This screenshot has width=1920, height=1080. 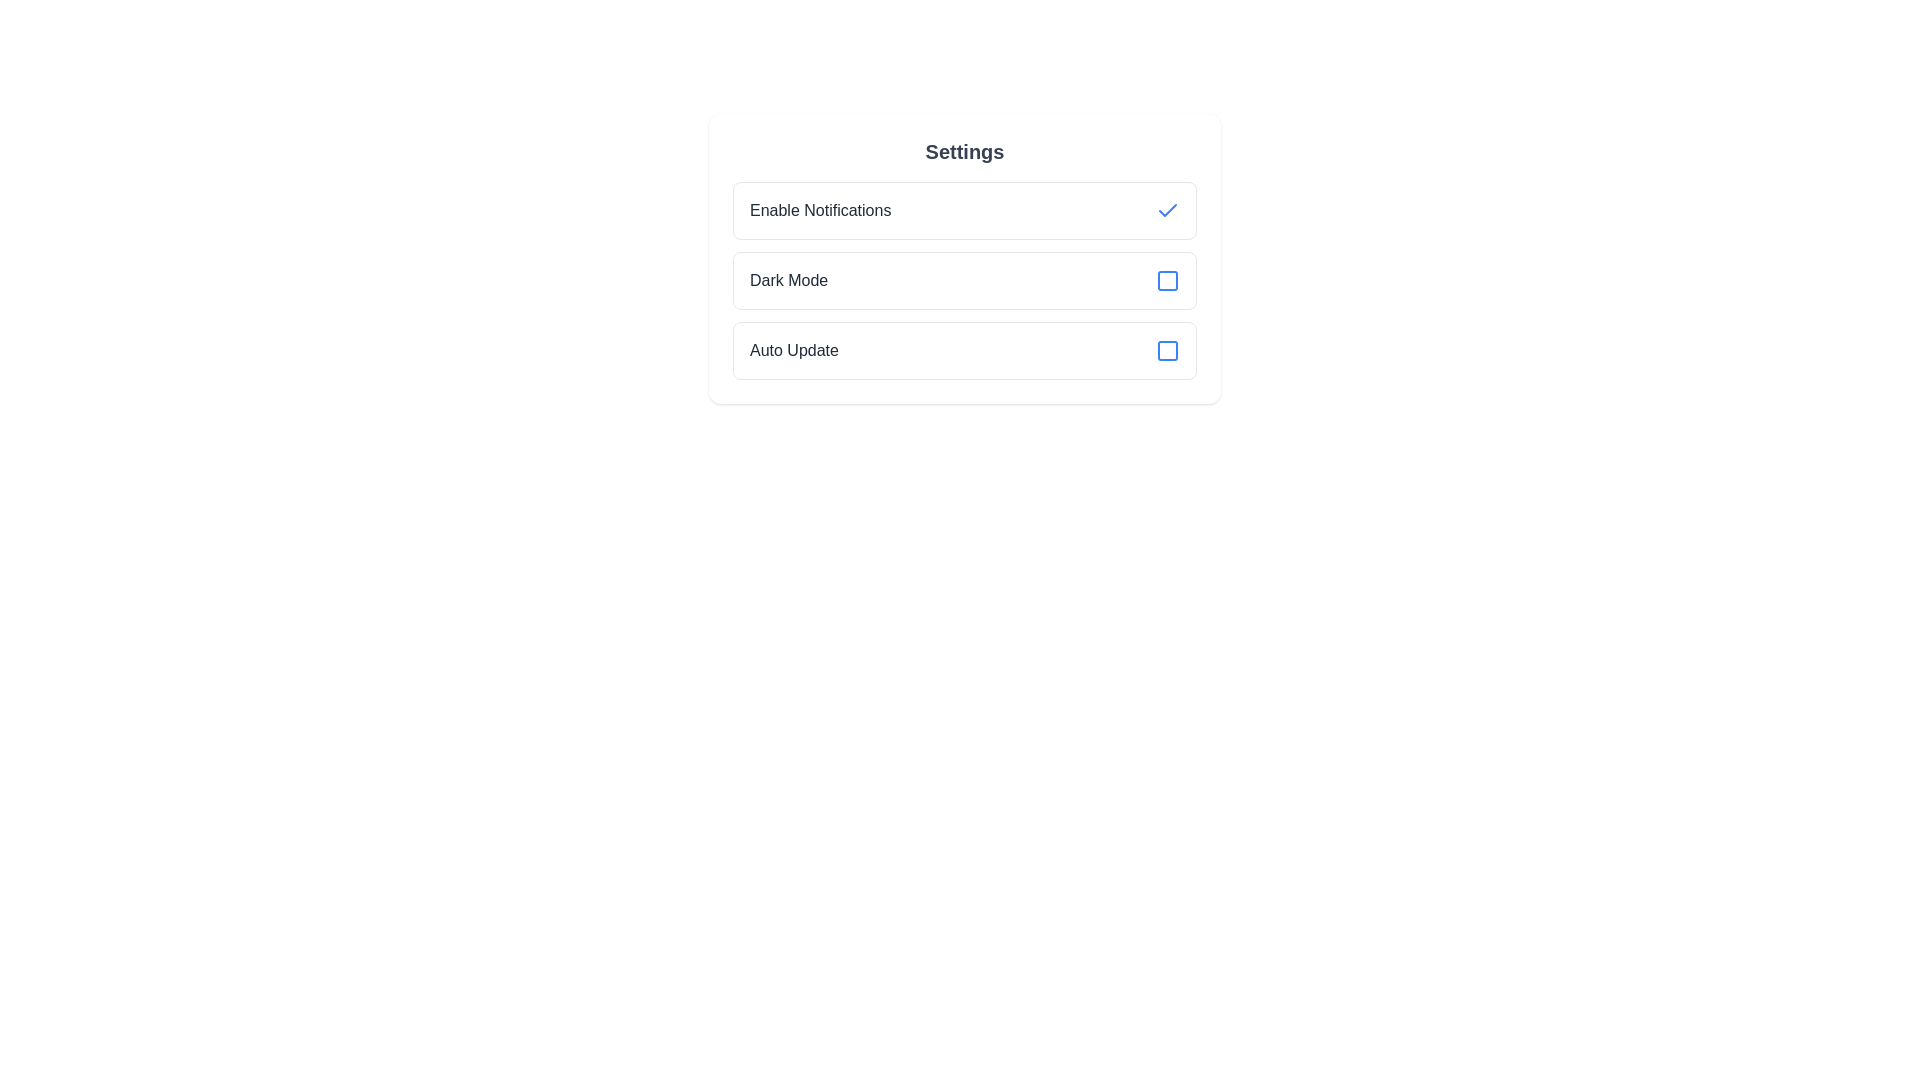 I want to click on the 'Auto Update' checkbox, so click(x=1167, y=350).